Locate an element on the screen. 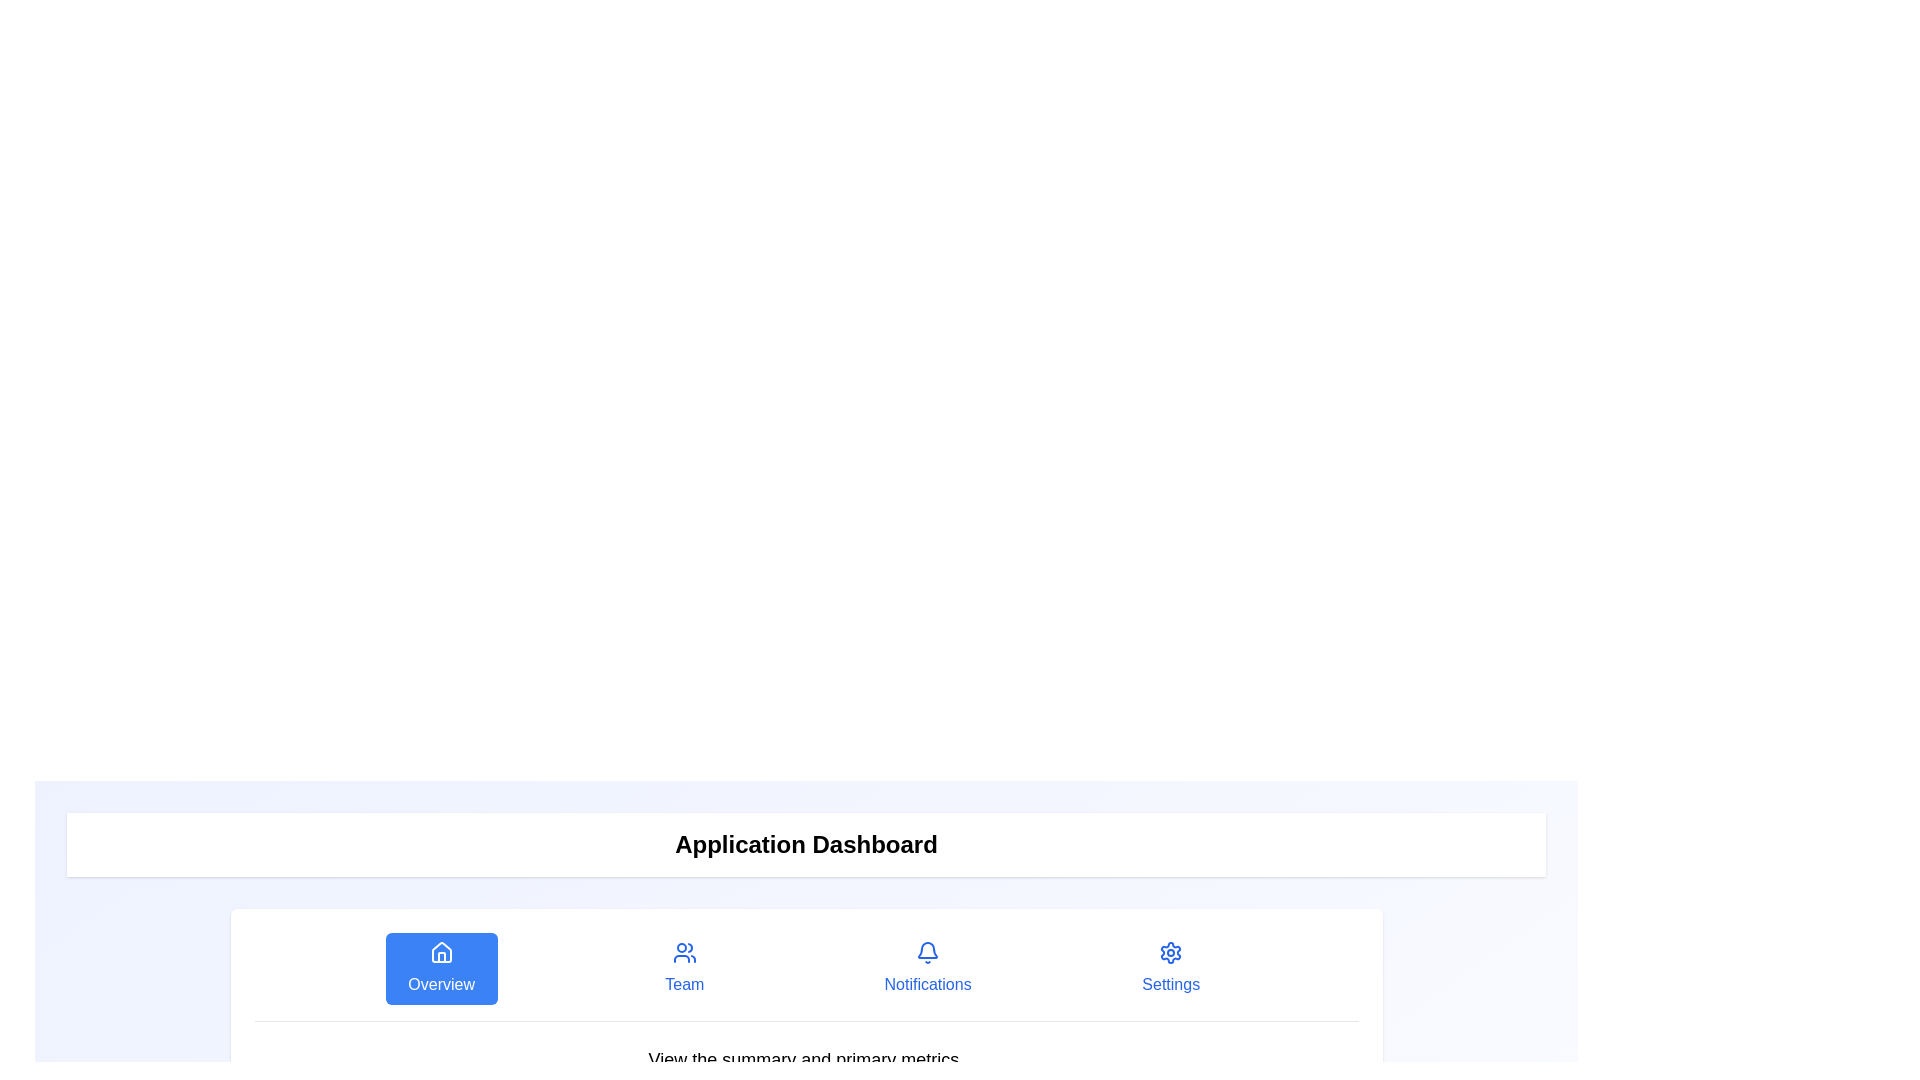 Image resolution: width=1920 pixels, height=1080 pixels. the 'Overview' tab of the Navigation Tabs Grouping is located at coordinates (806, 976).